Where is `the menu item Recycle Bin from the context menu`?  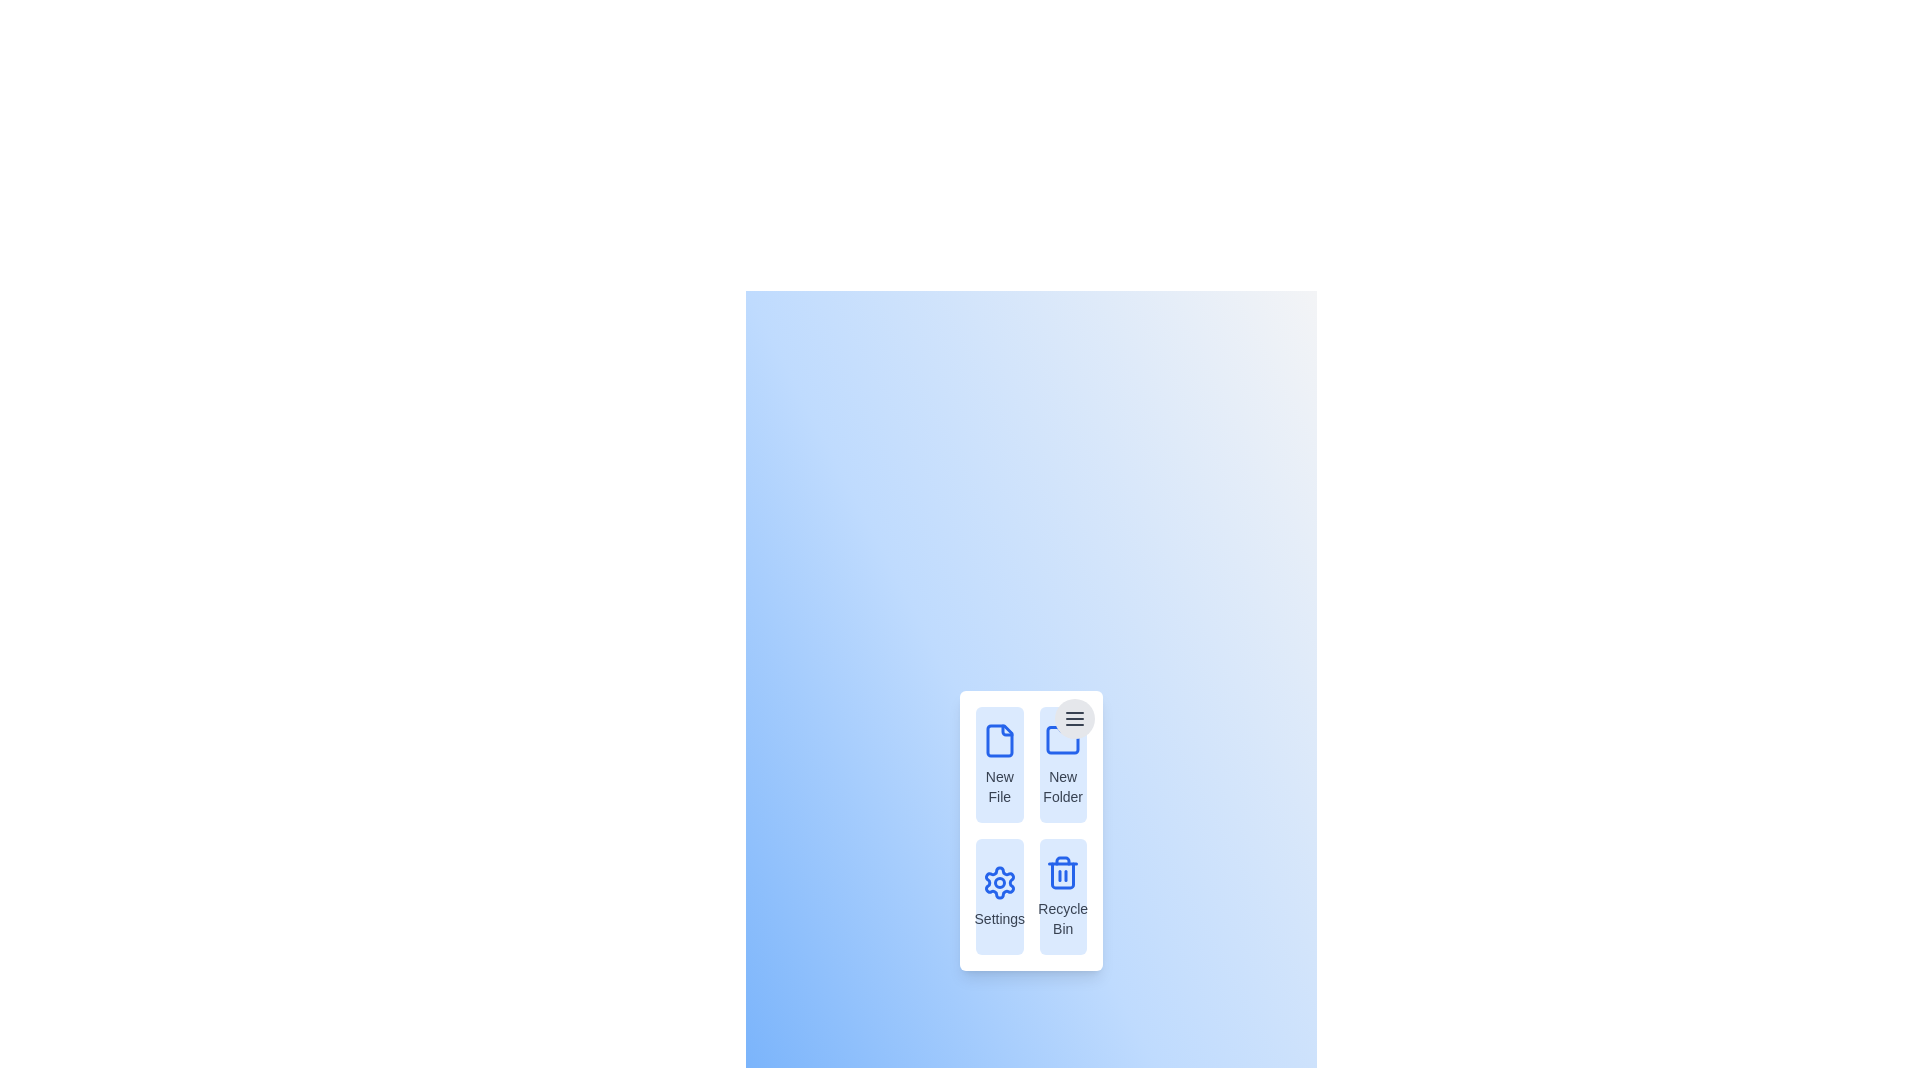 the menu item Recycle Bin from the context menu is located at coordinates (1062, 896).